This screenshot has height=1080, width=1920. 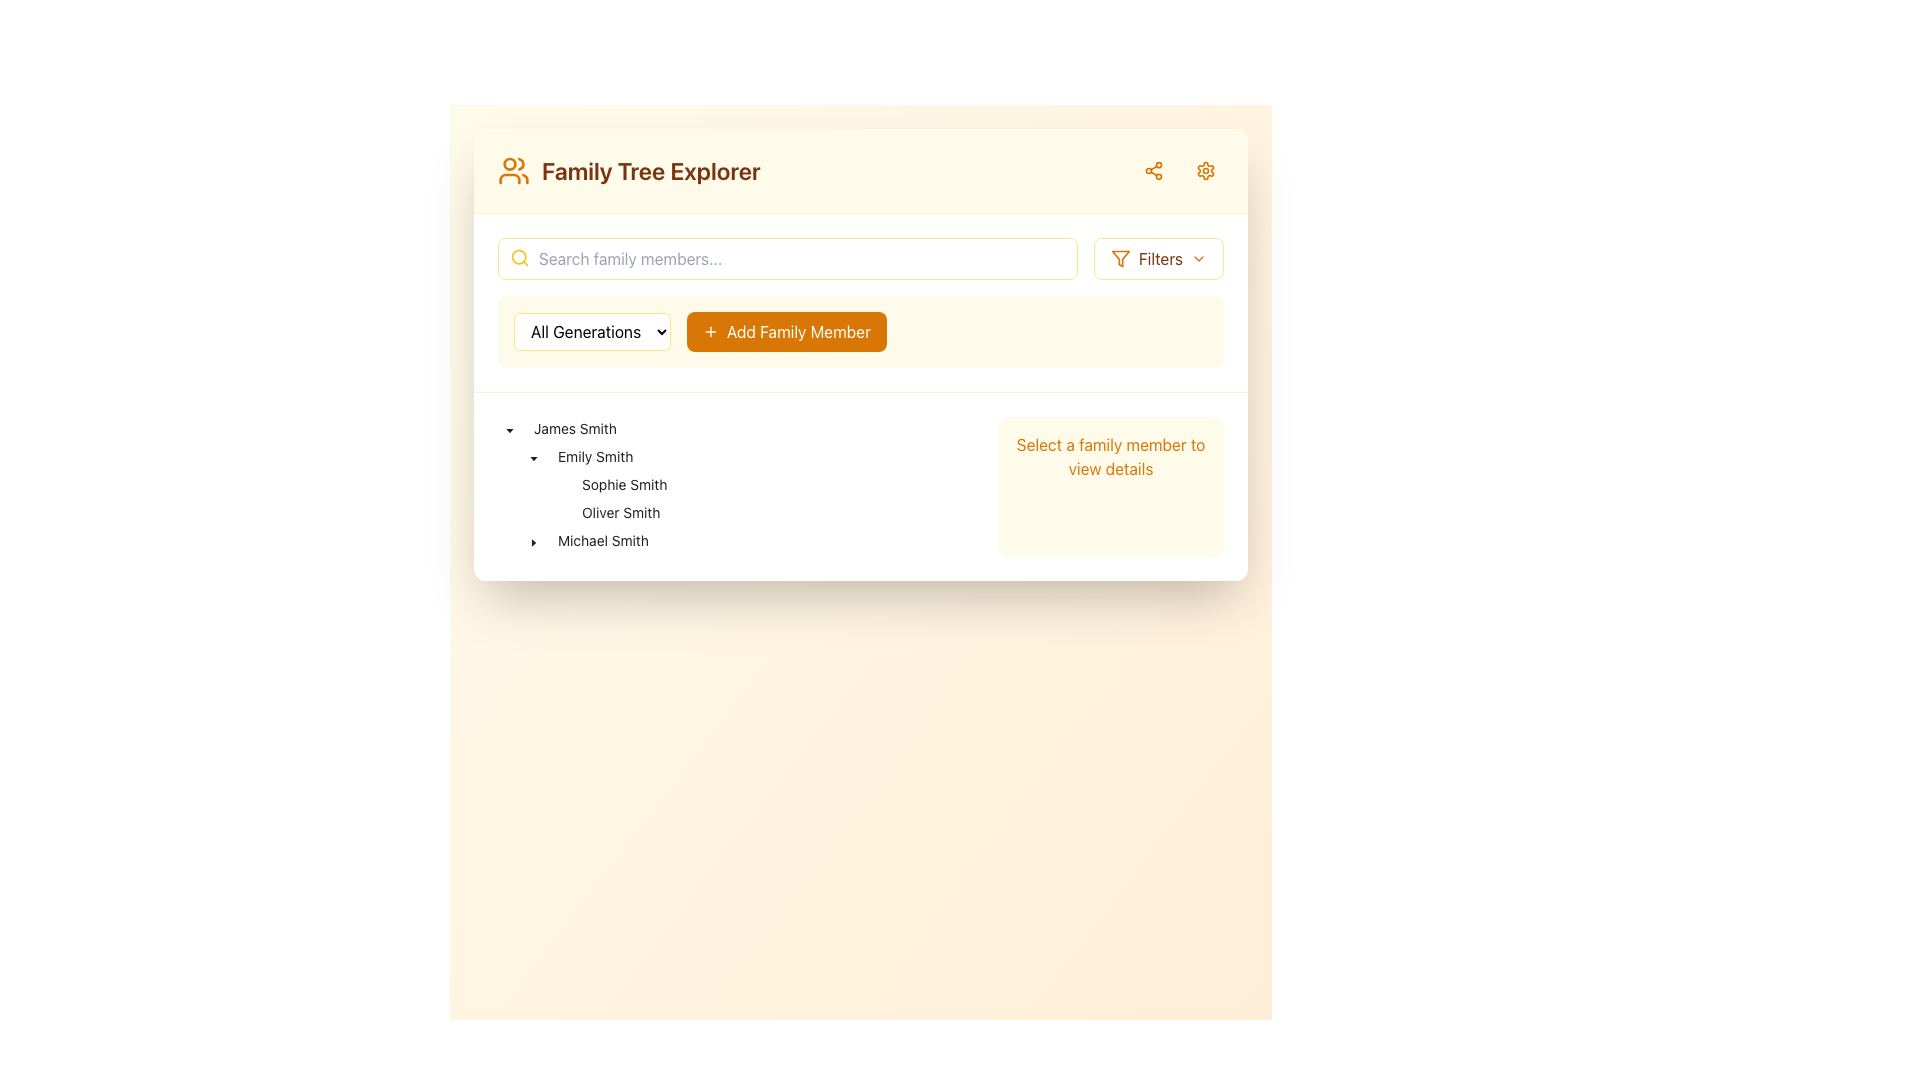 I want to click on the cogwheel or gear icon located in the top-right corner of the interface, so click(x=1204, y=169).